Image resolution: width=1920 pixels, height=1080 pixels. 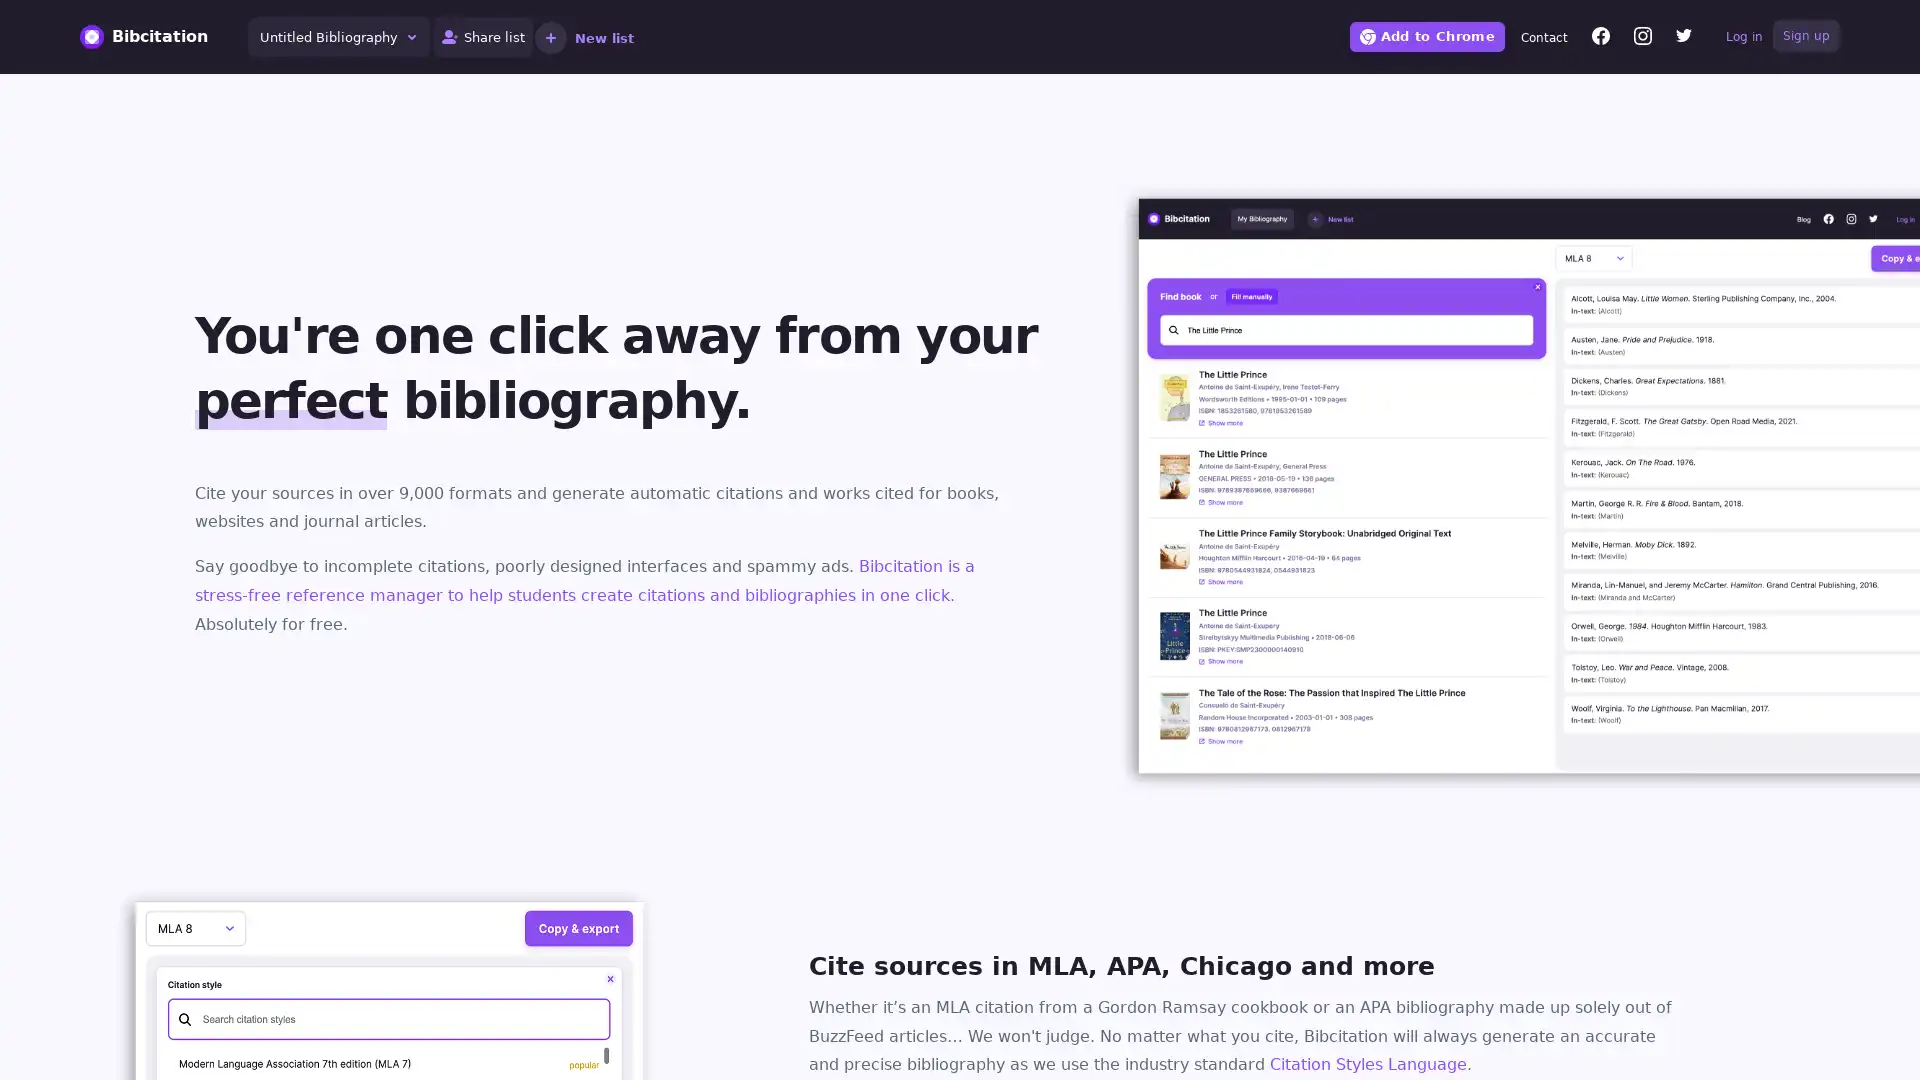 I want to click on Share list, so click(x=483, y=37).